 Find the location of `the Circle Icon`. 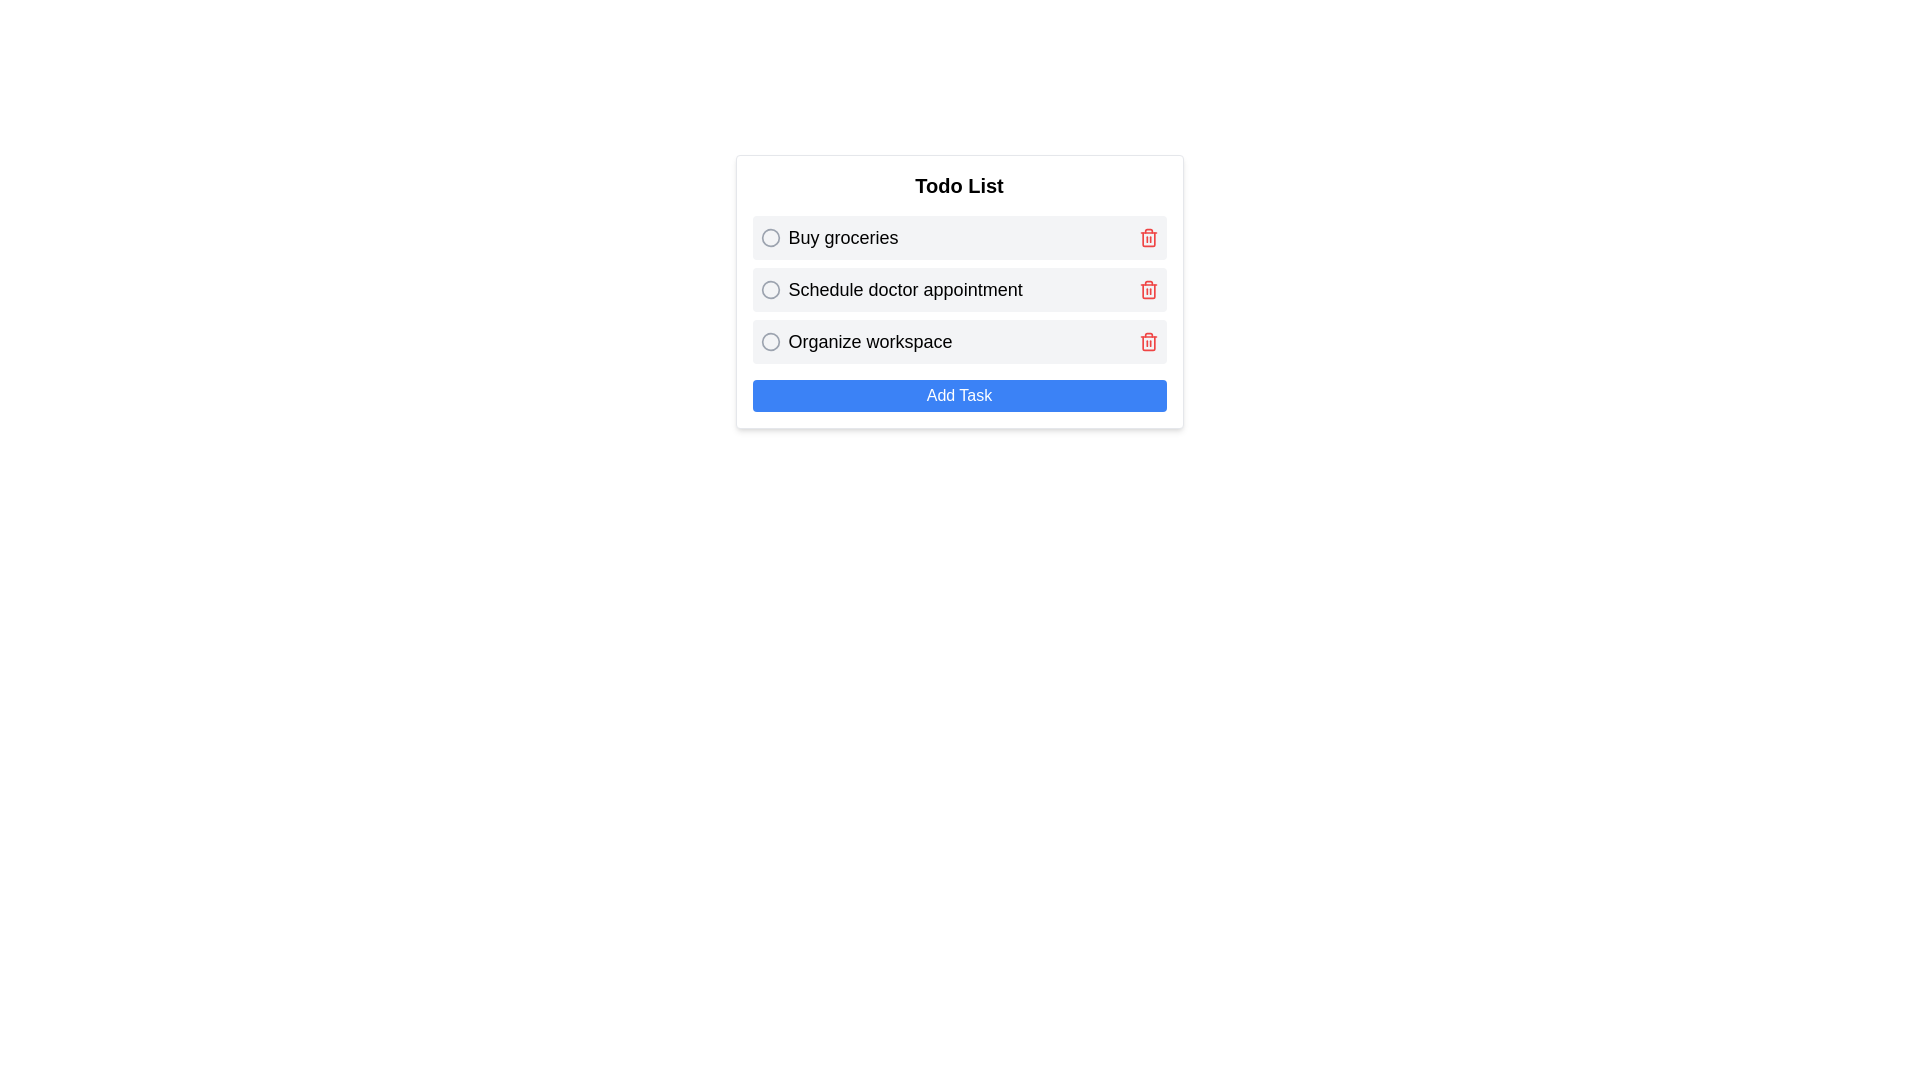

the Circle Icon is located at coordinates (769, 237).